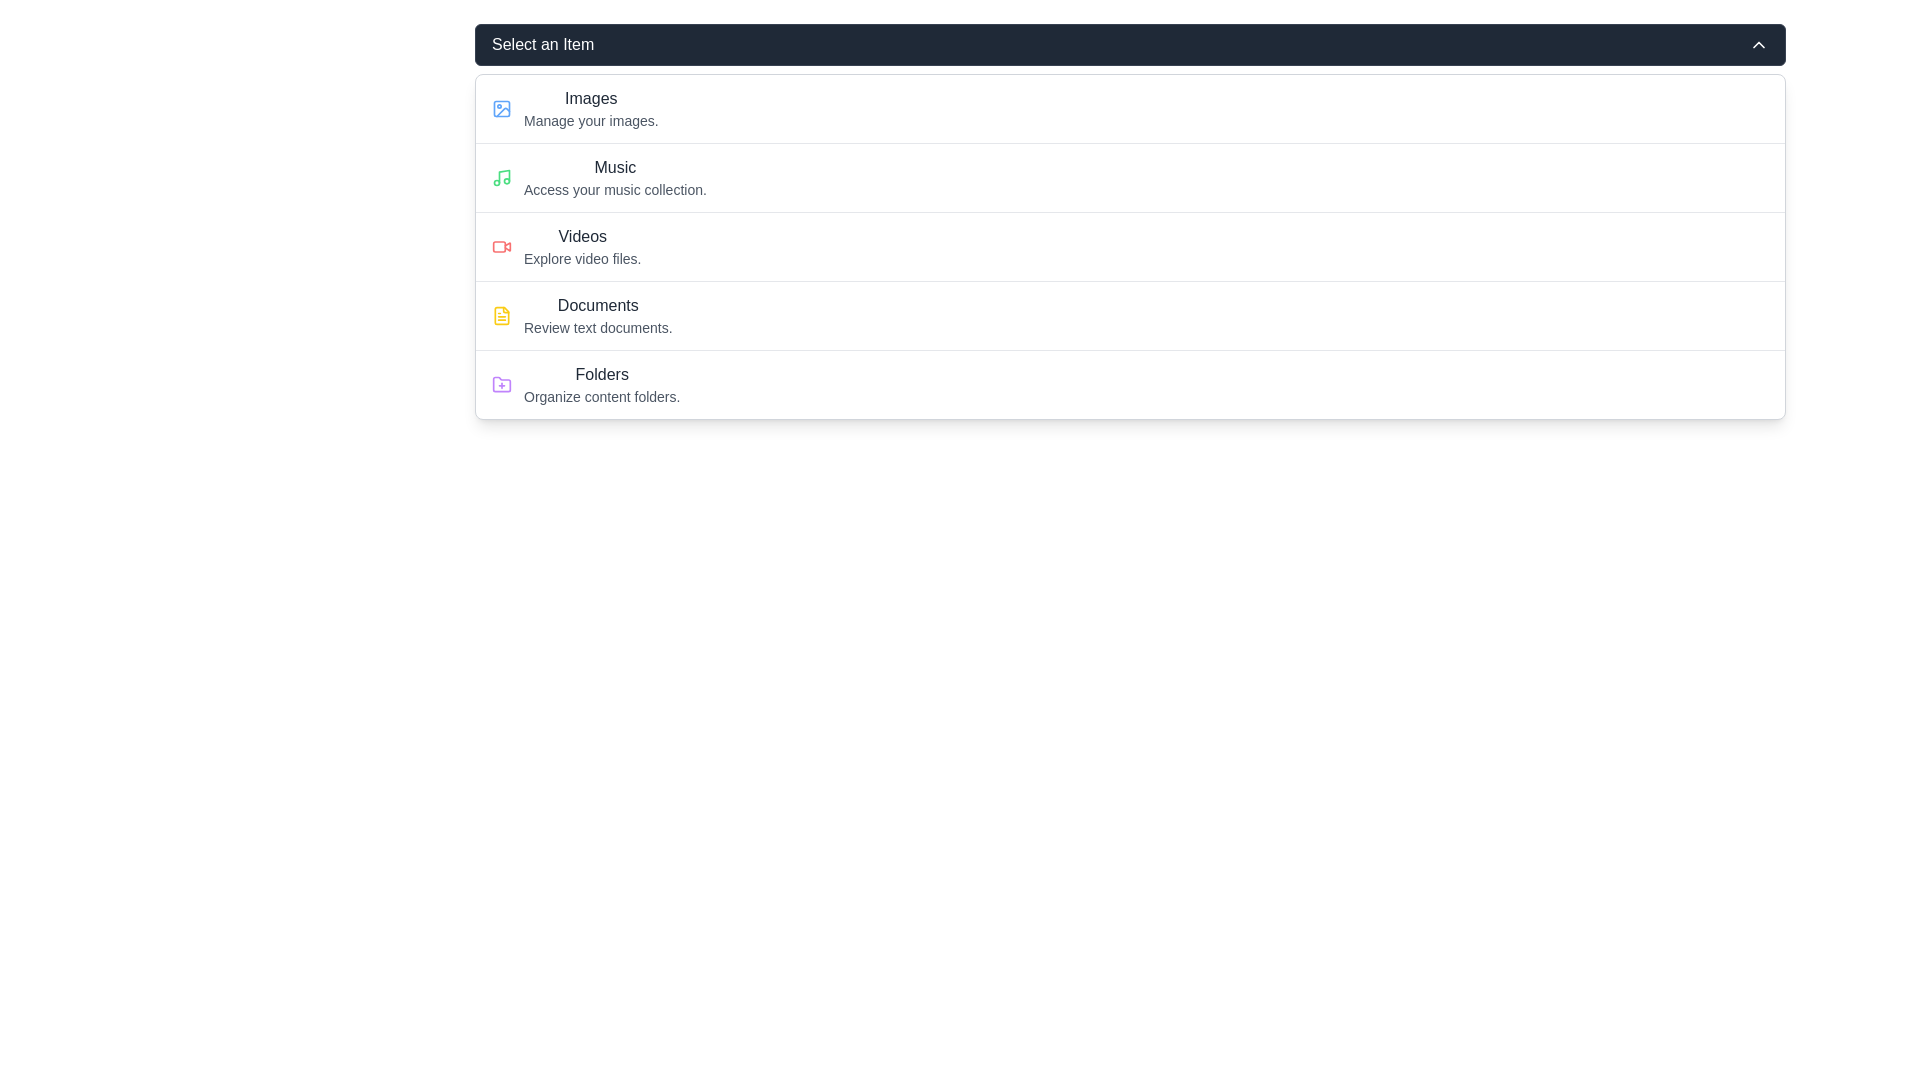 The height and width of the screenshot is (1080, 1920). I want to click on the small icon located at the right-most end of the dark header bar containing the text 'Select an Item', so click(1757, 45).